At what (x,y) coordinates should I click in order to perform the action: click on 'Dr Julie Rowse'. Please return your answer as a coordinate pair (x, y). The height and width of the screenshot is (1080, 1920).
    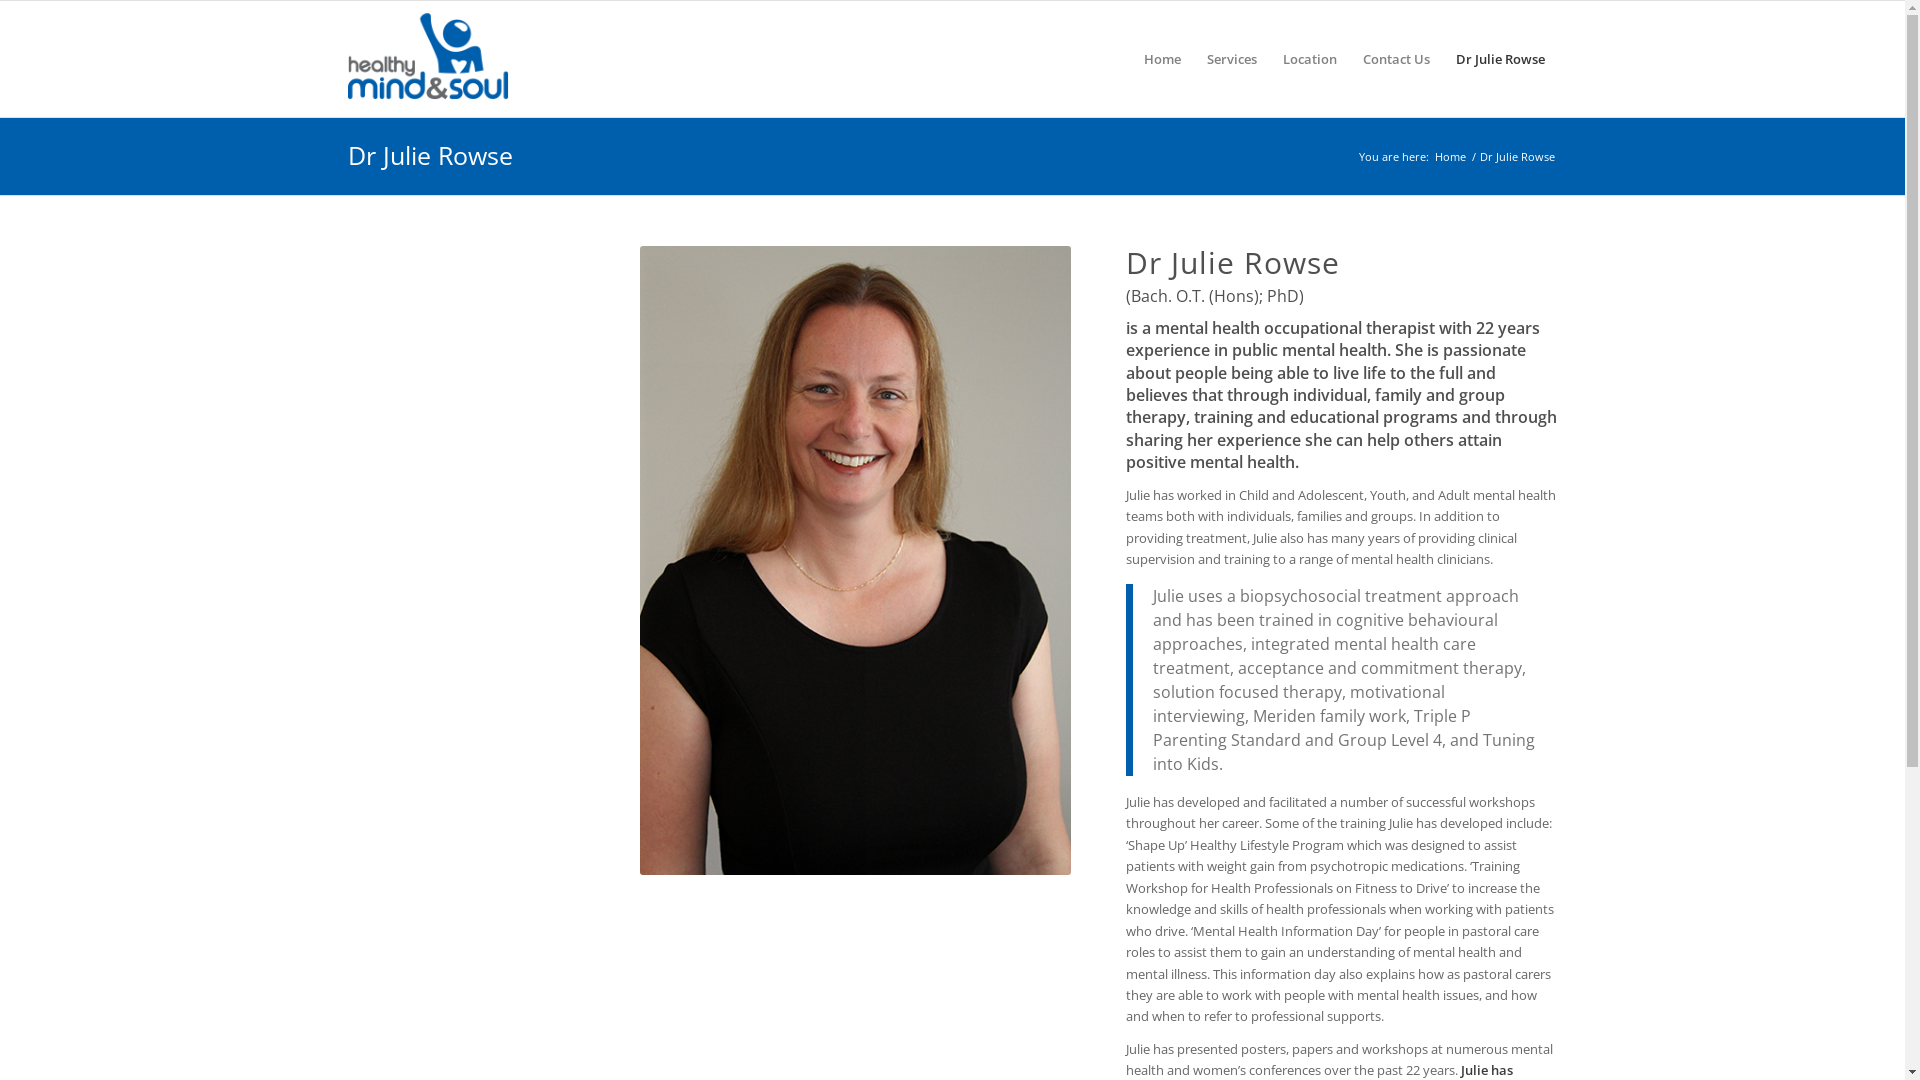
    Looking at the image, I should click on (429, 153).